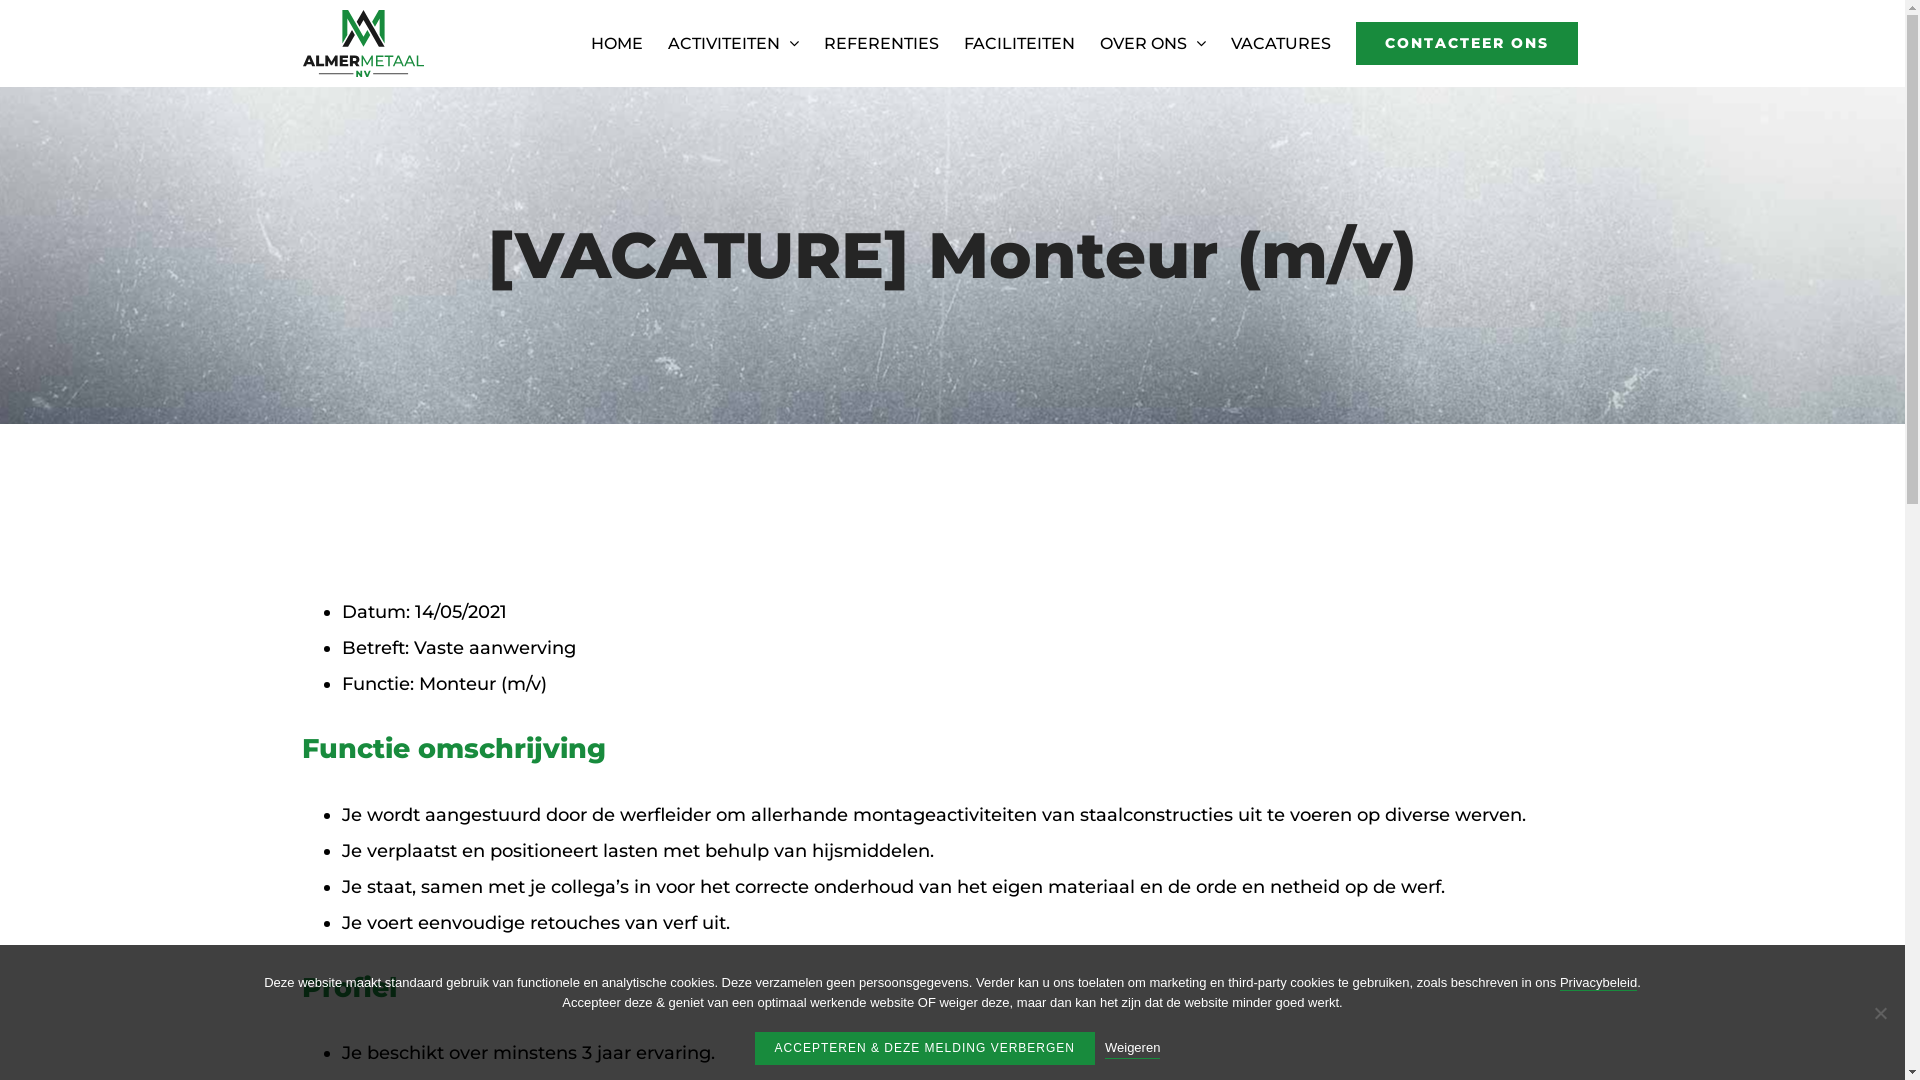  I want to click on 'Privacybeleid', so click(1597, 982).